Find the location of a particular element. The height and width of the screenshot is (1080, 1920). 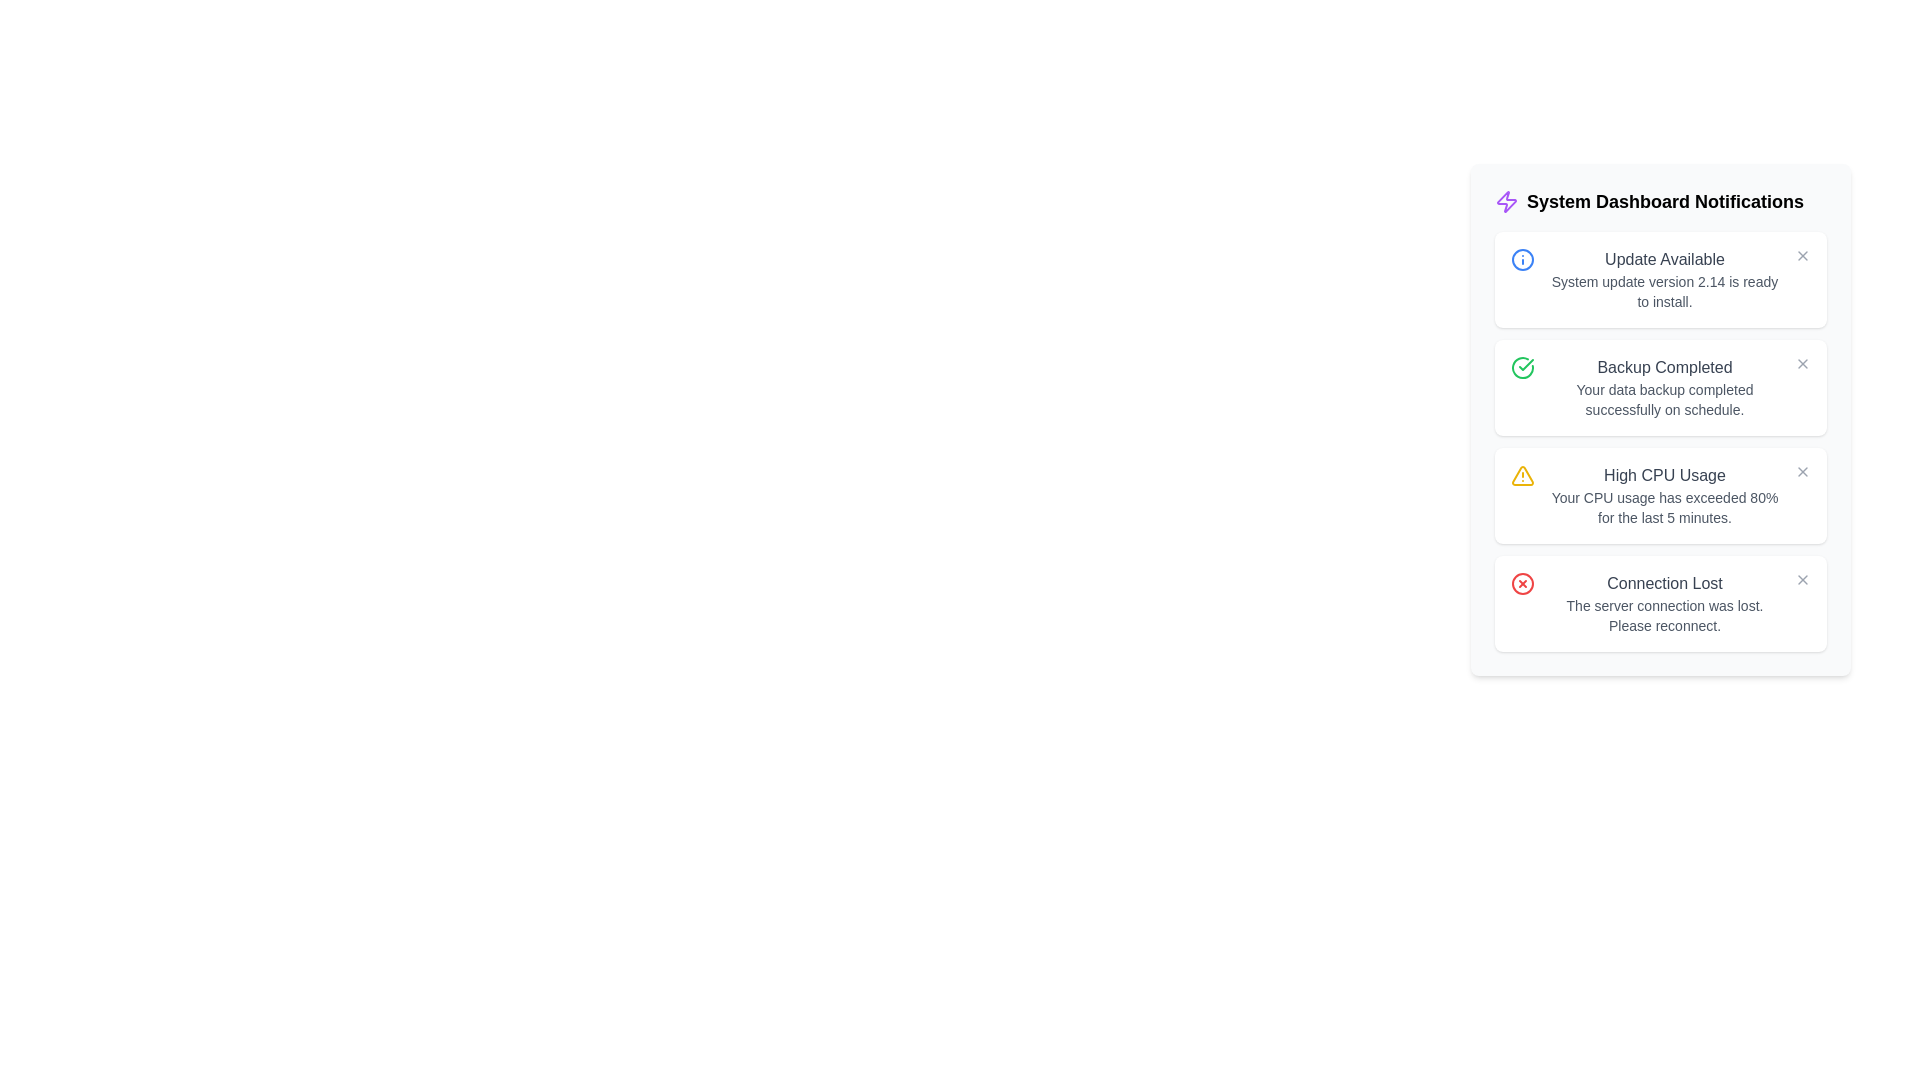

the Notification Card that alerts users about high CPU usage, positioned between the 'Backup Completed' and 'Connection Lost' notifications in the 'System Dashboard Notifications' panel is located at coordinates (1660, 495).